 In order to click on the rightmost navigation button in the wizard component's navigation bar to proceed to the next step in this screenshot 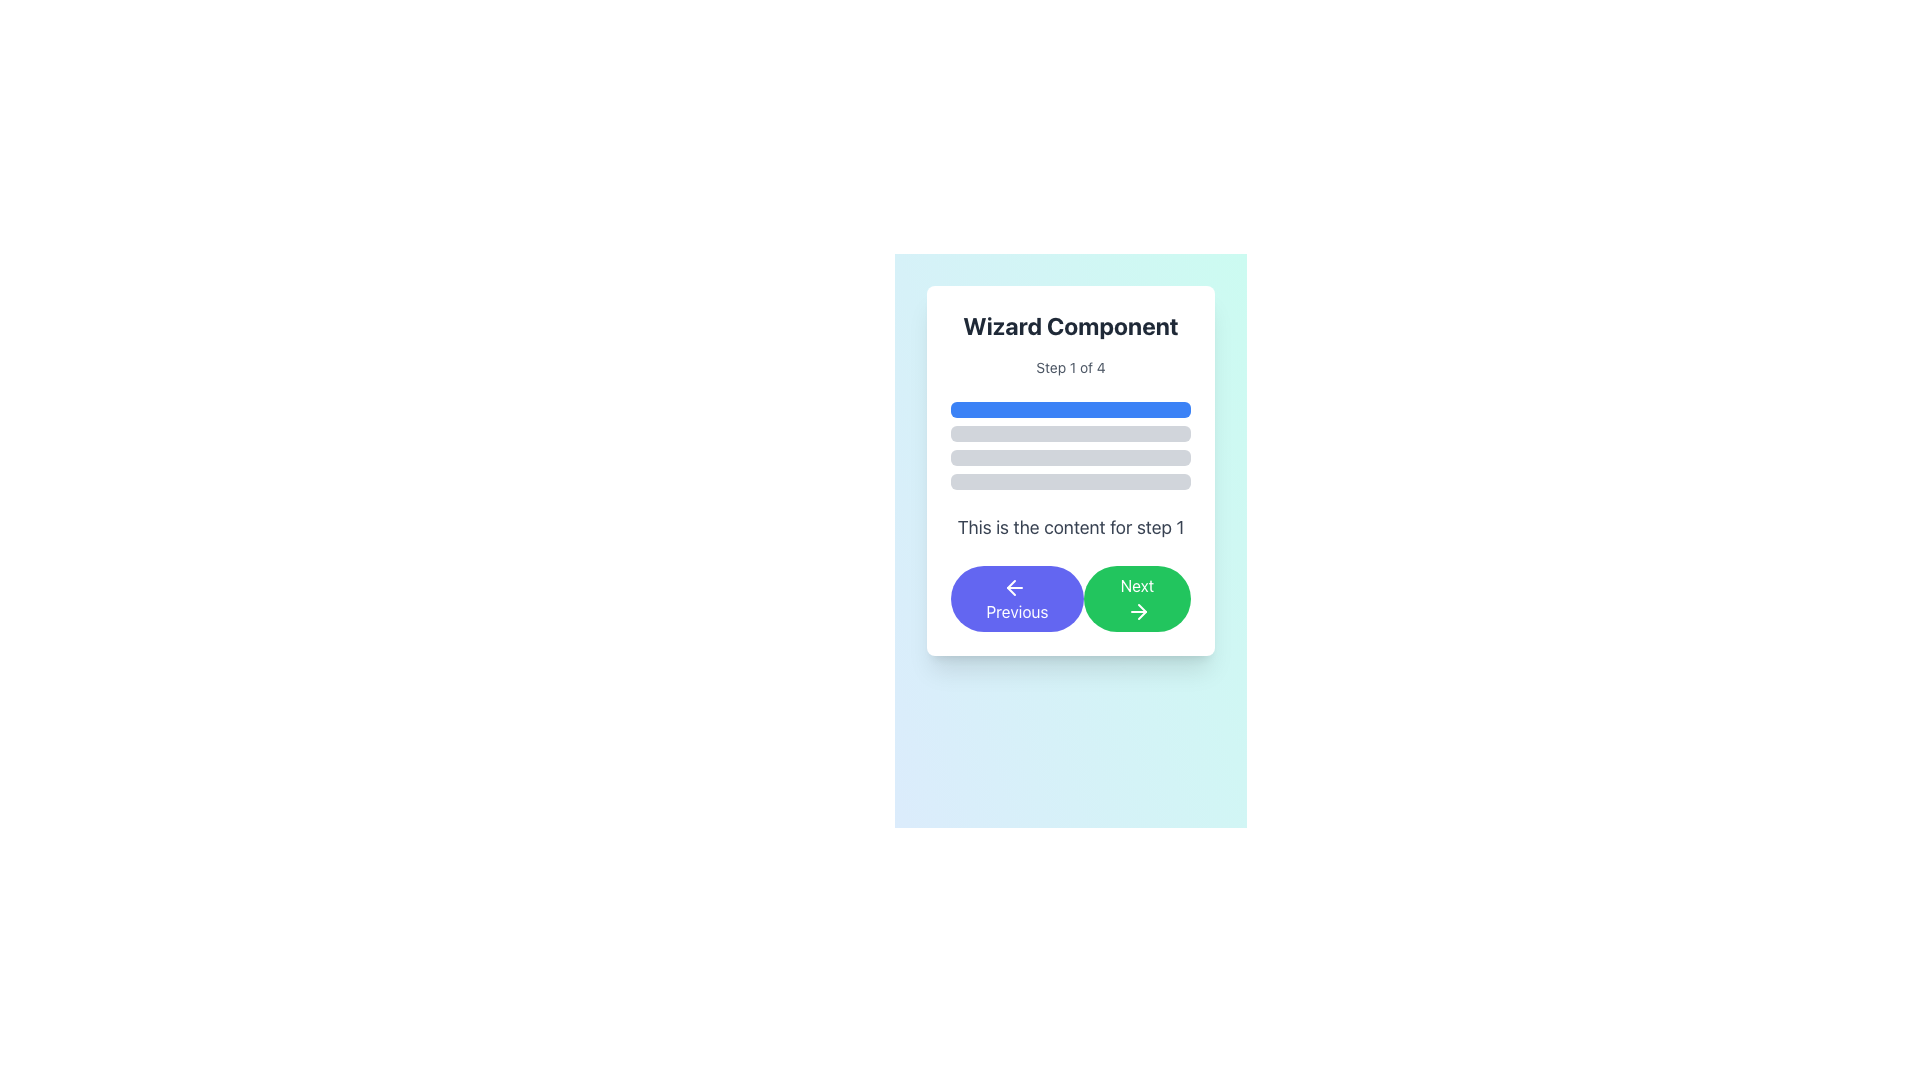, I will do `click(1137, 596)`.